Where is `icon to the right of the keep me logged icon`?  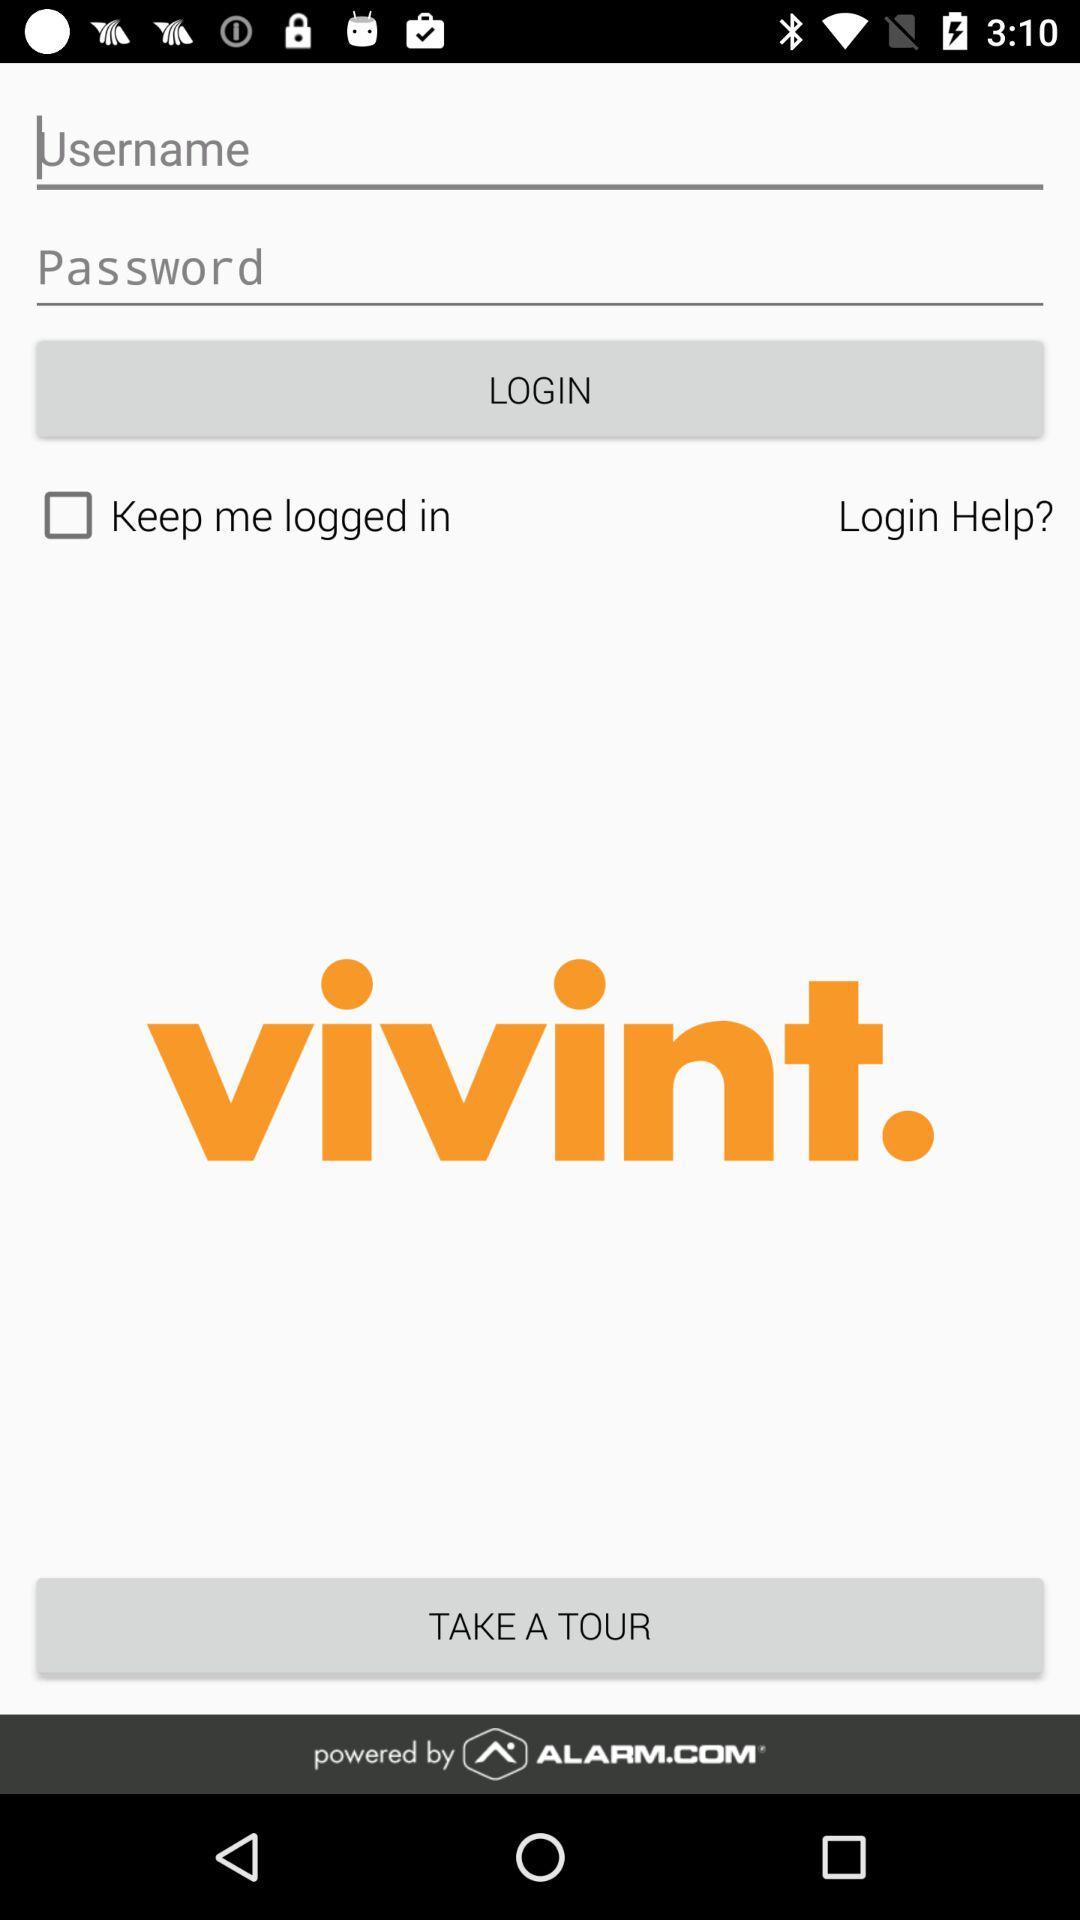
icon to the right of the keep me logged icon is located at coordinates (945, 514).